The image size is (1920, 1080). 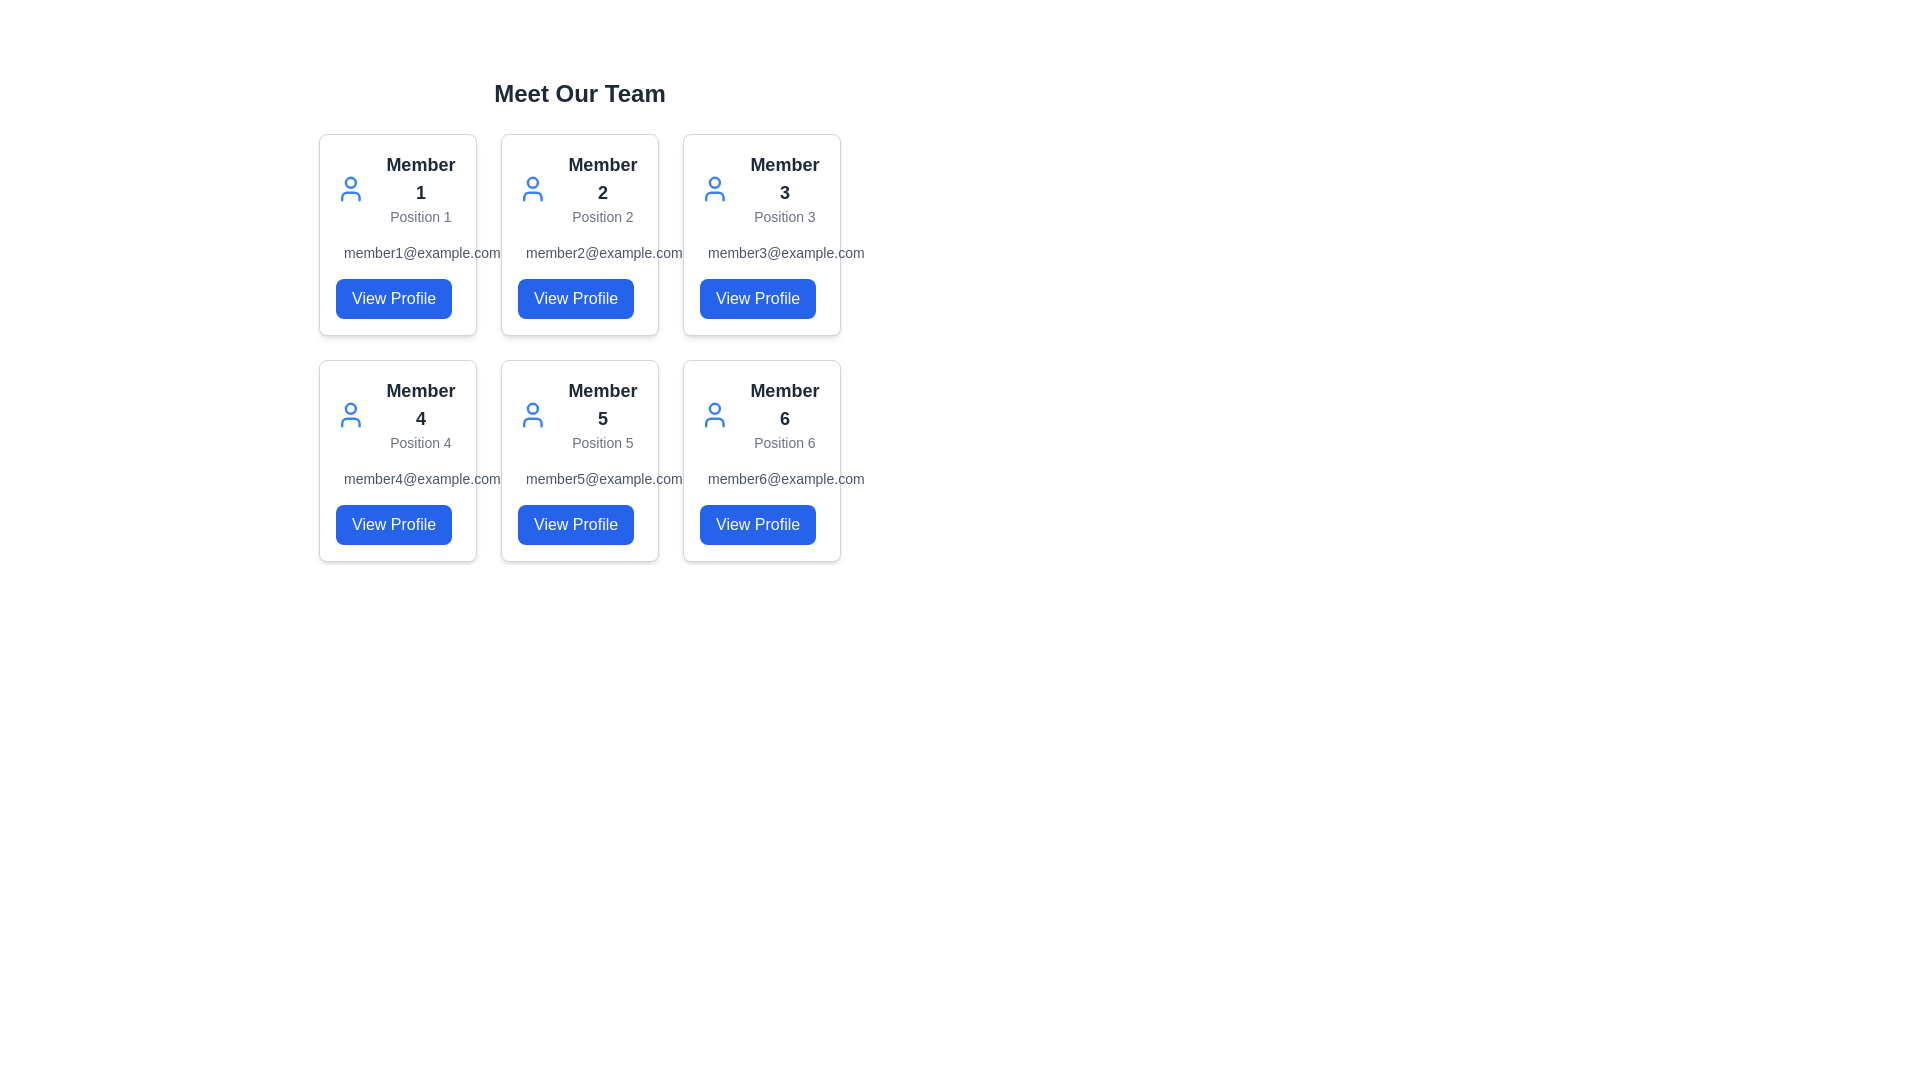 What do you see at coordinates (783, 442) in the screenshot?
I see `the Static Text element displaying 'Position 6', which is styled in light gray and positioned below 'Member 6' and above the email address in the last card on the bottom right of the grid layout` at bounding box center [783, 442].